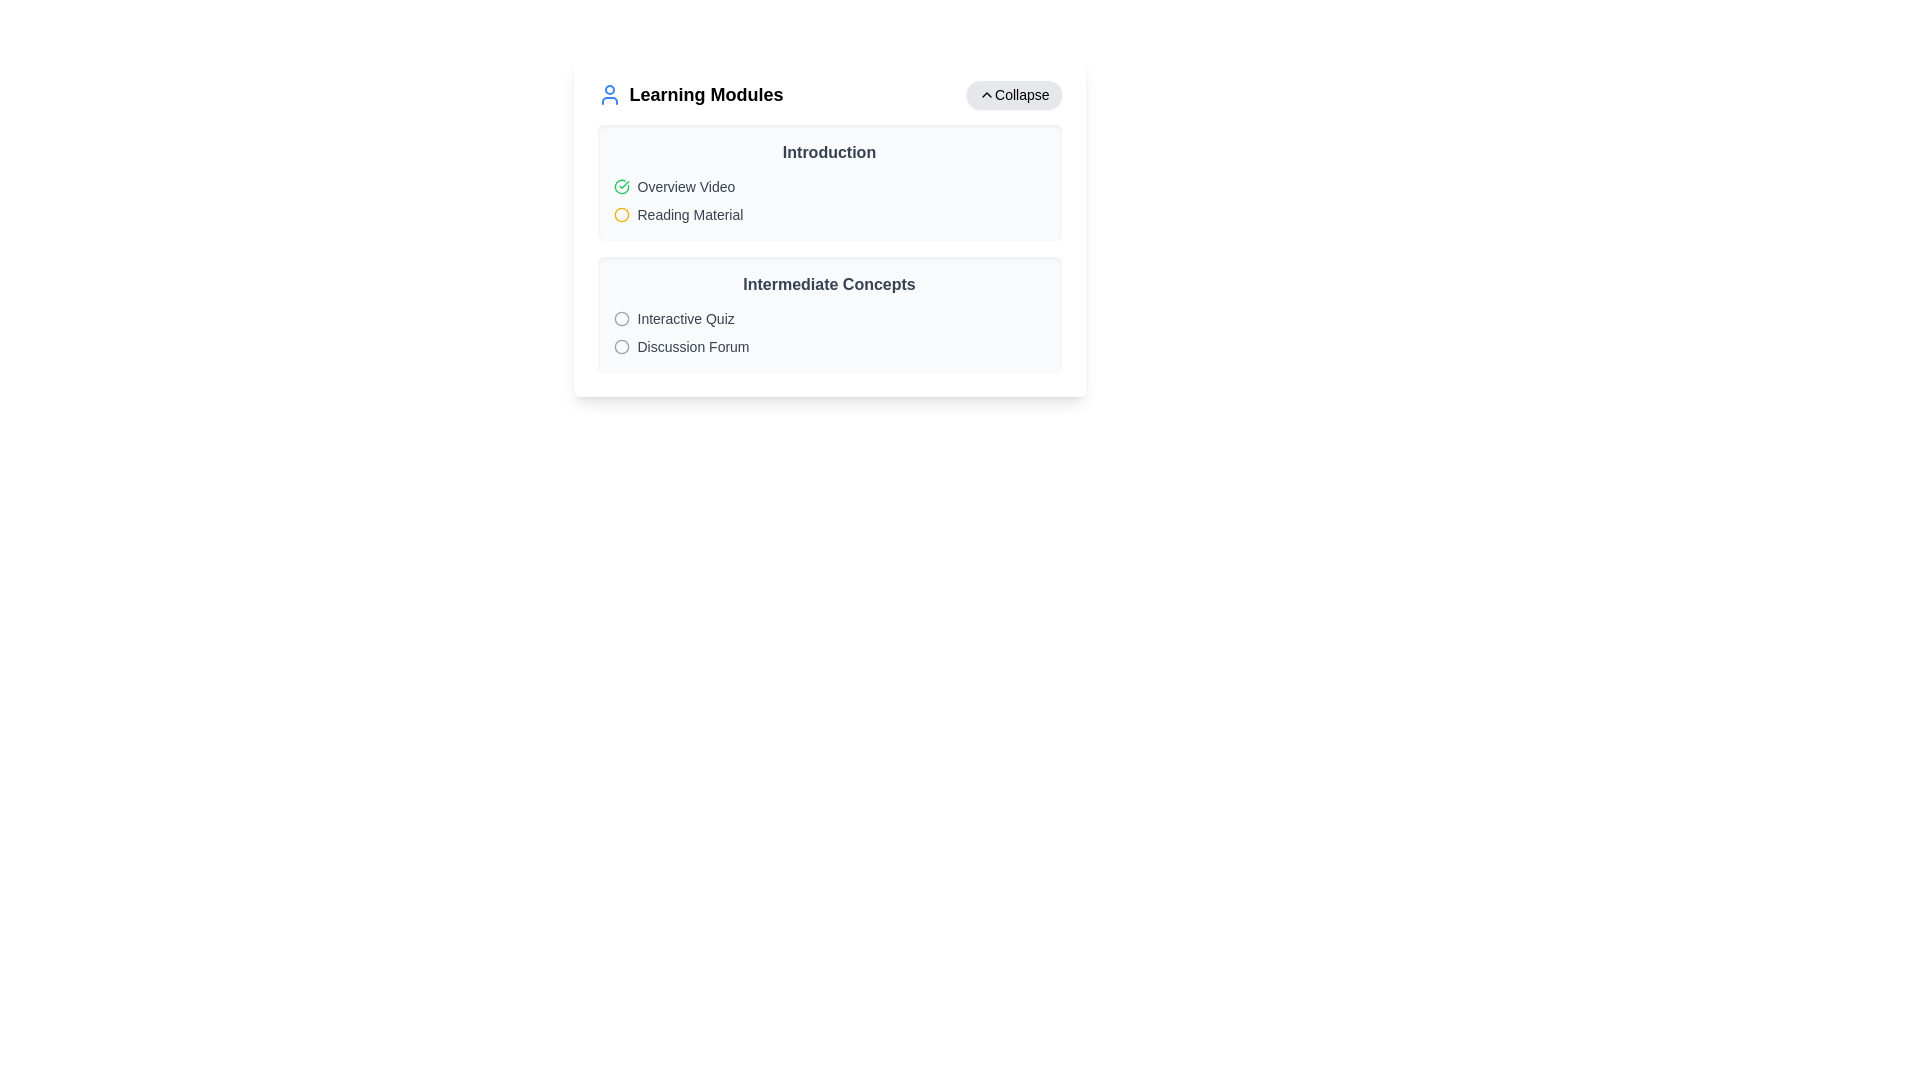 This screenshot has width=1920, height=1080. Describe the element at coordinates (620, 215) in the screenshot. I see `the circular icon representing the status of the 'Reading Material' located in the 'Introduction' section` at that location.